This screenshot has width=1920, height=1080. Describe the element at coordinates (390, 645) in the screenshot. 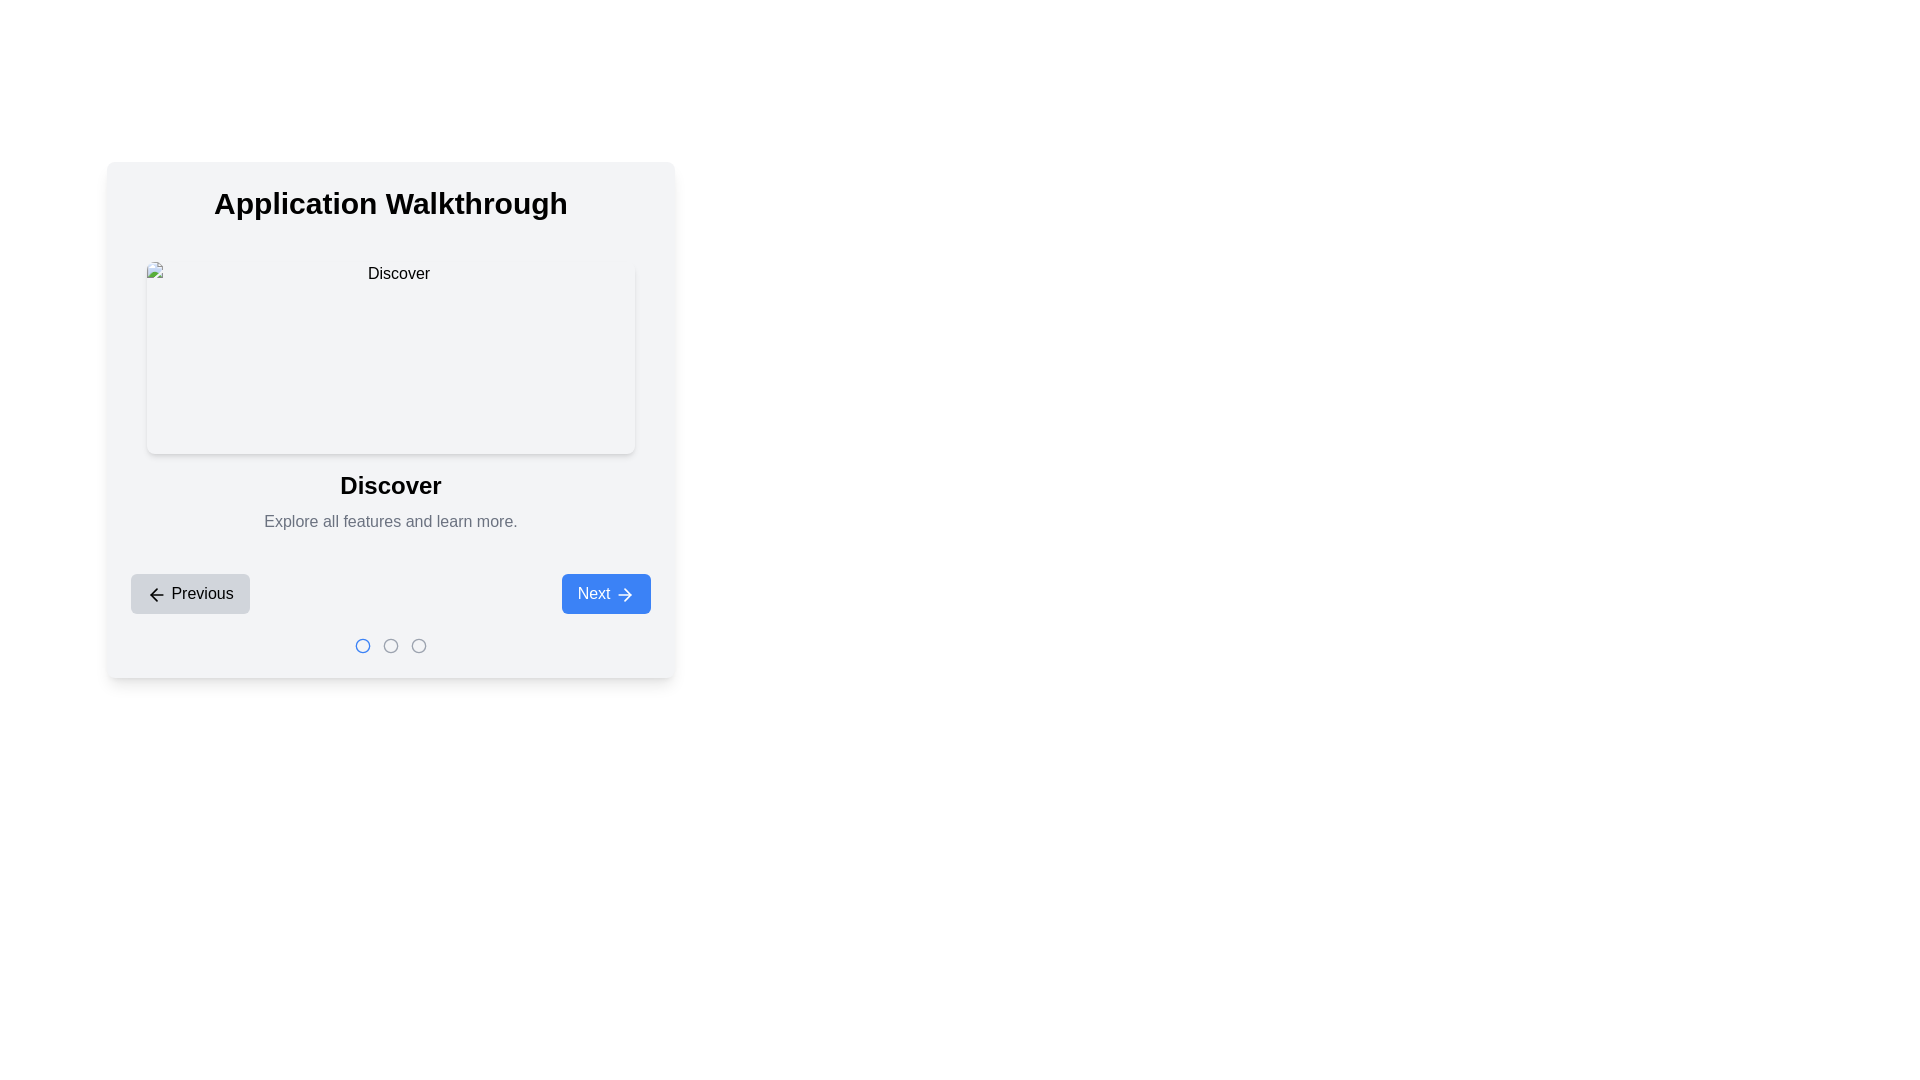

I see `the second circular Indicator icon with a gray outline located at the bottom center of the interface` at that location.